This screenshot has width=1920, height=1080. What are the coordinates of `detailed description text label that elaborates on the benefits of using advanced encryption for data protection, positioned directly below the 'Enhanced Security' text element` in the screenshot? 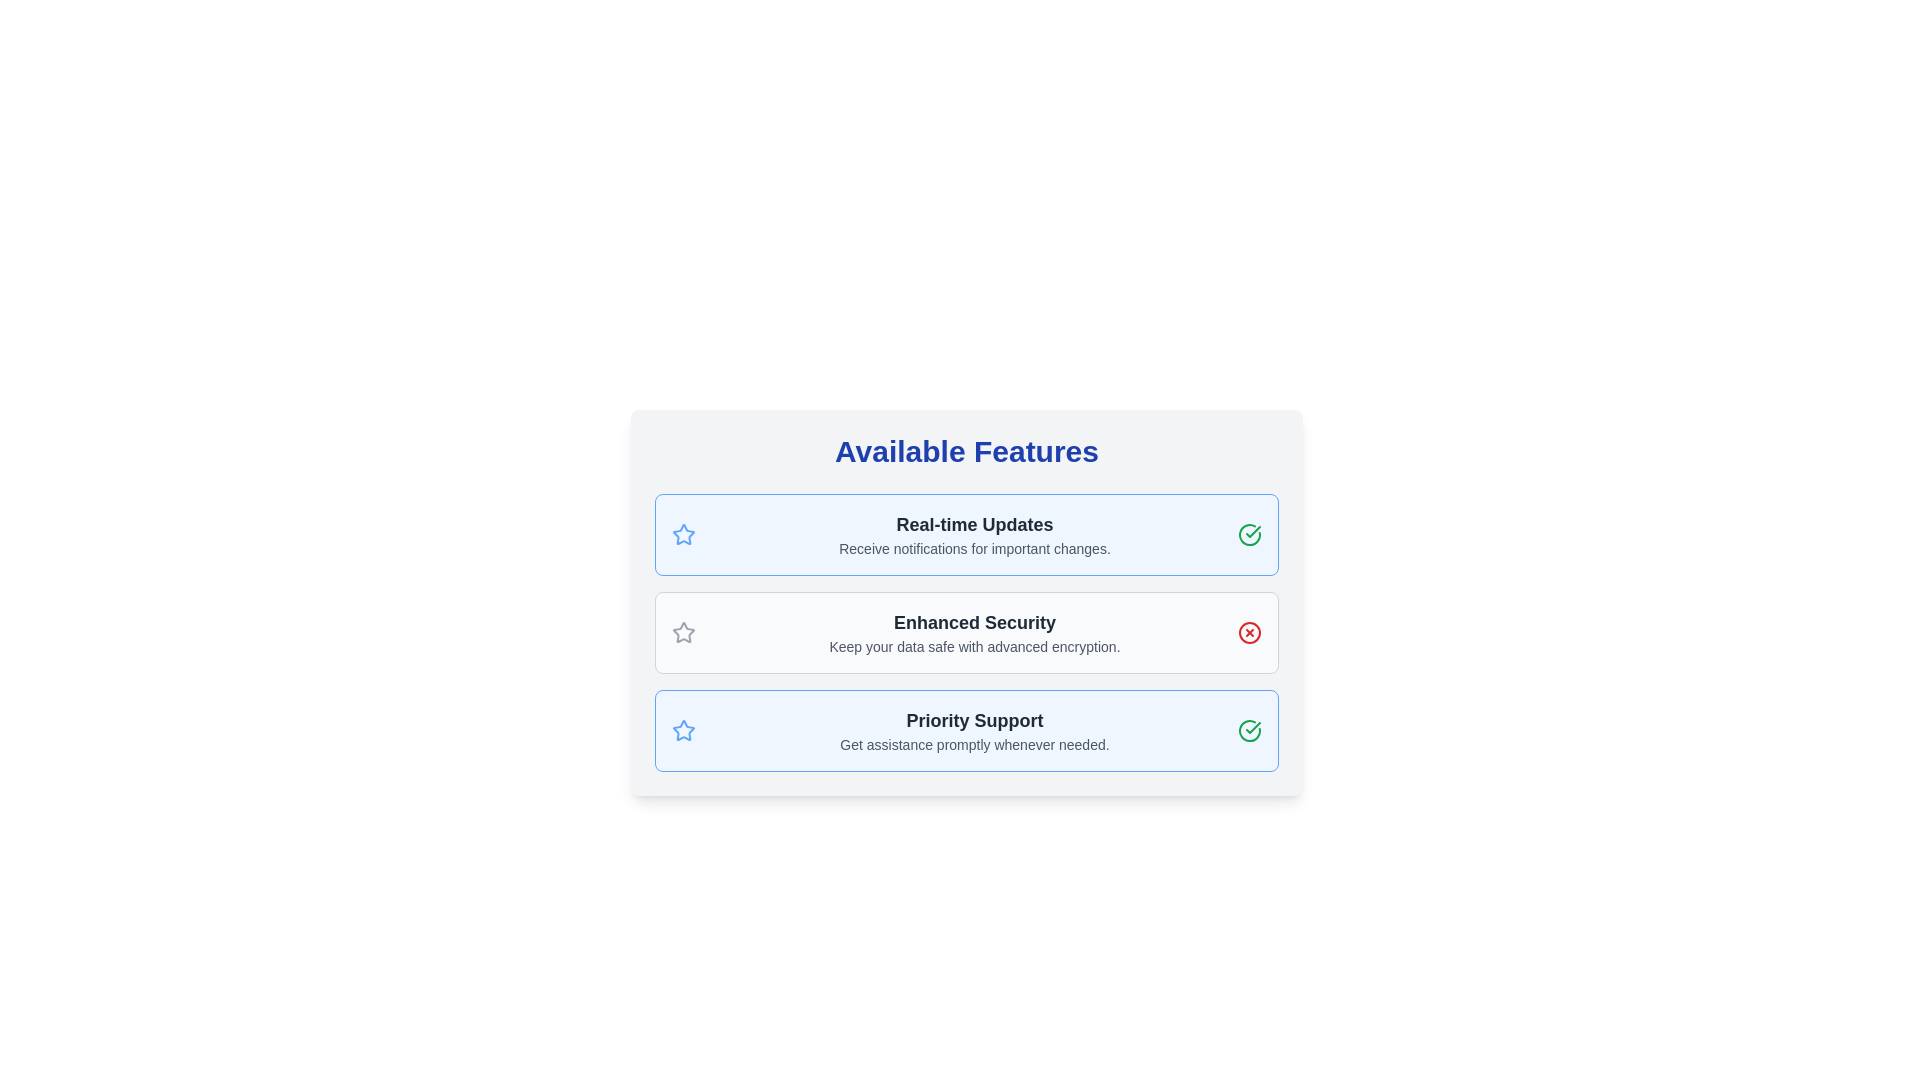 It's located at (974, 647).